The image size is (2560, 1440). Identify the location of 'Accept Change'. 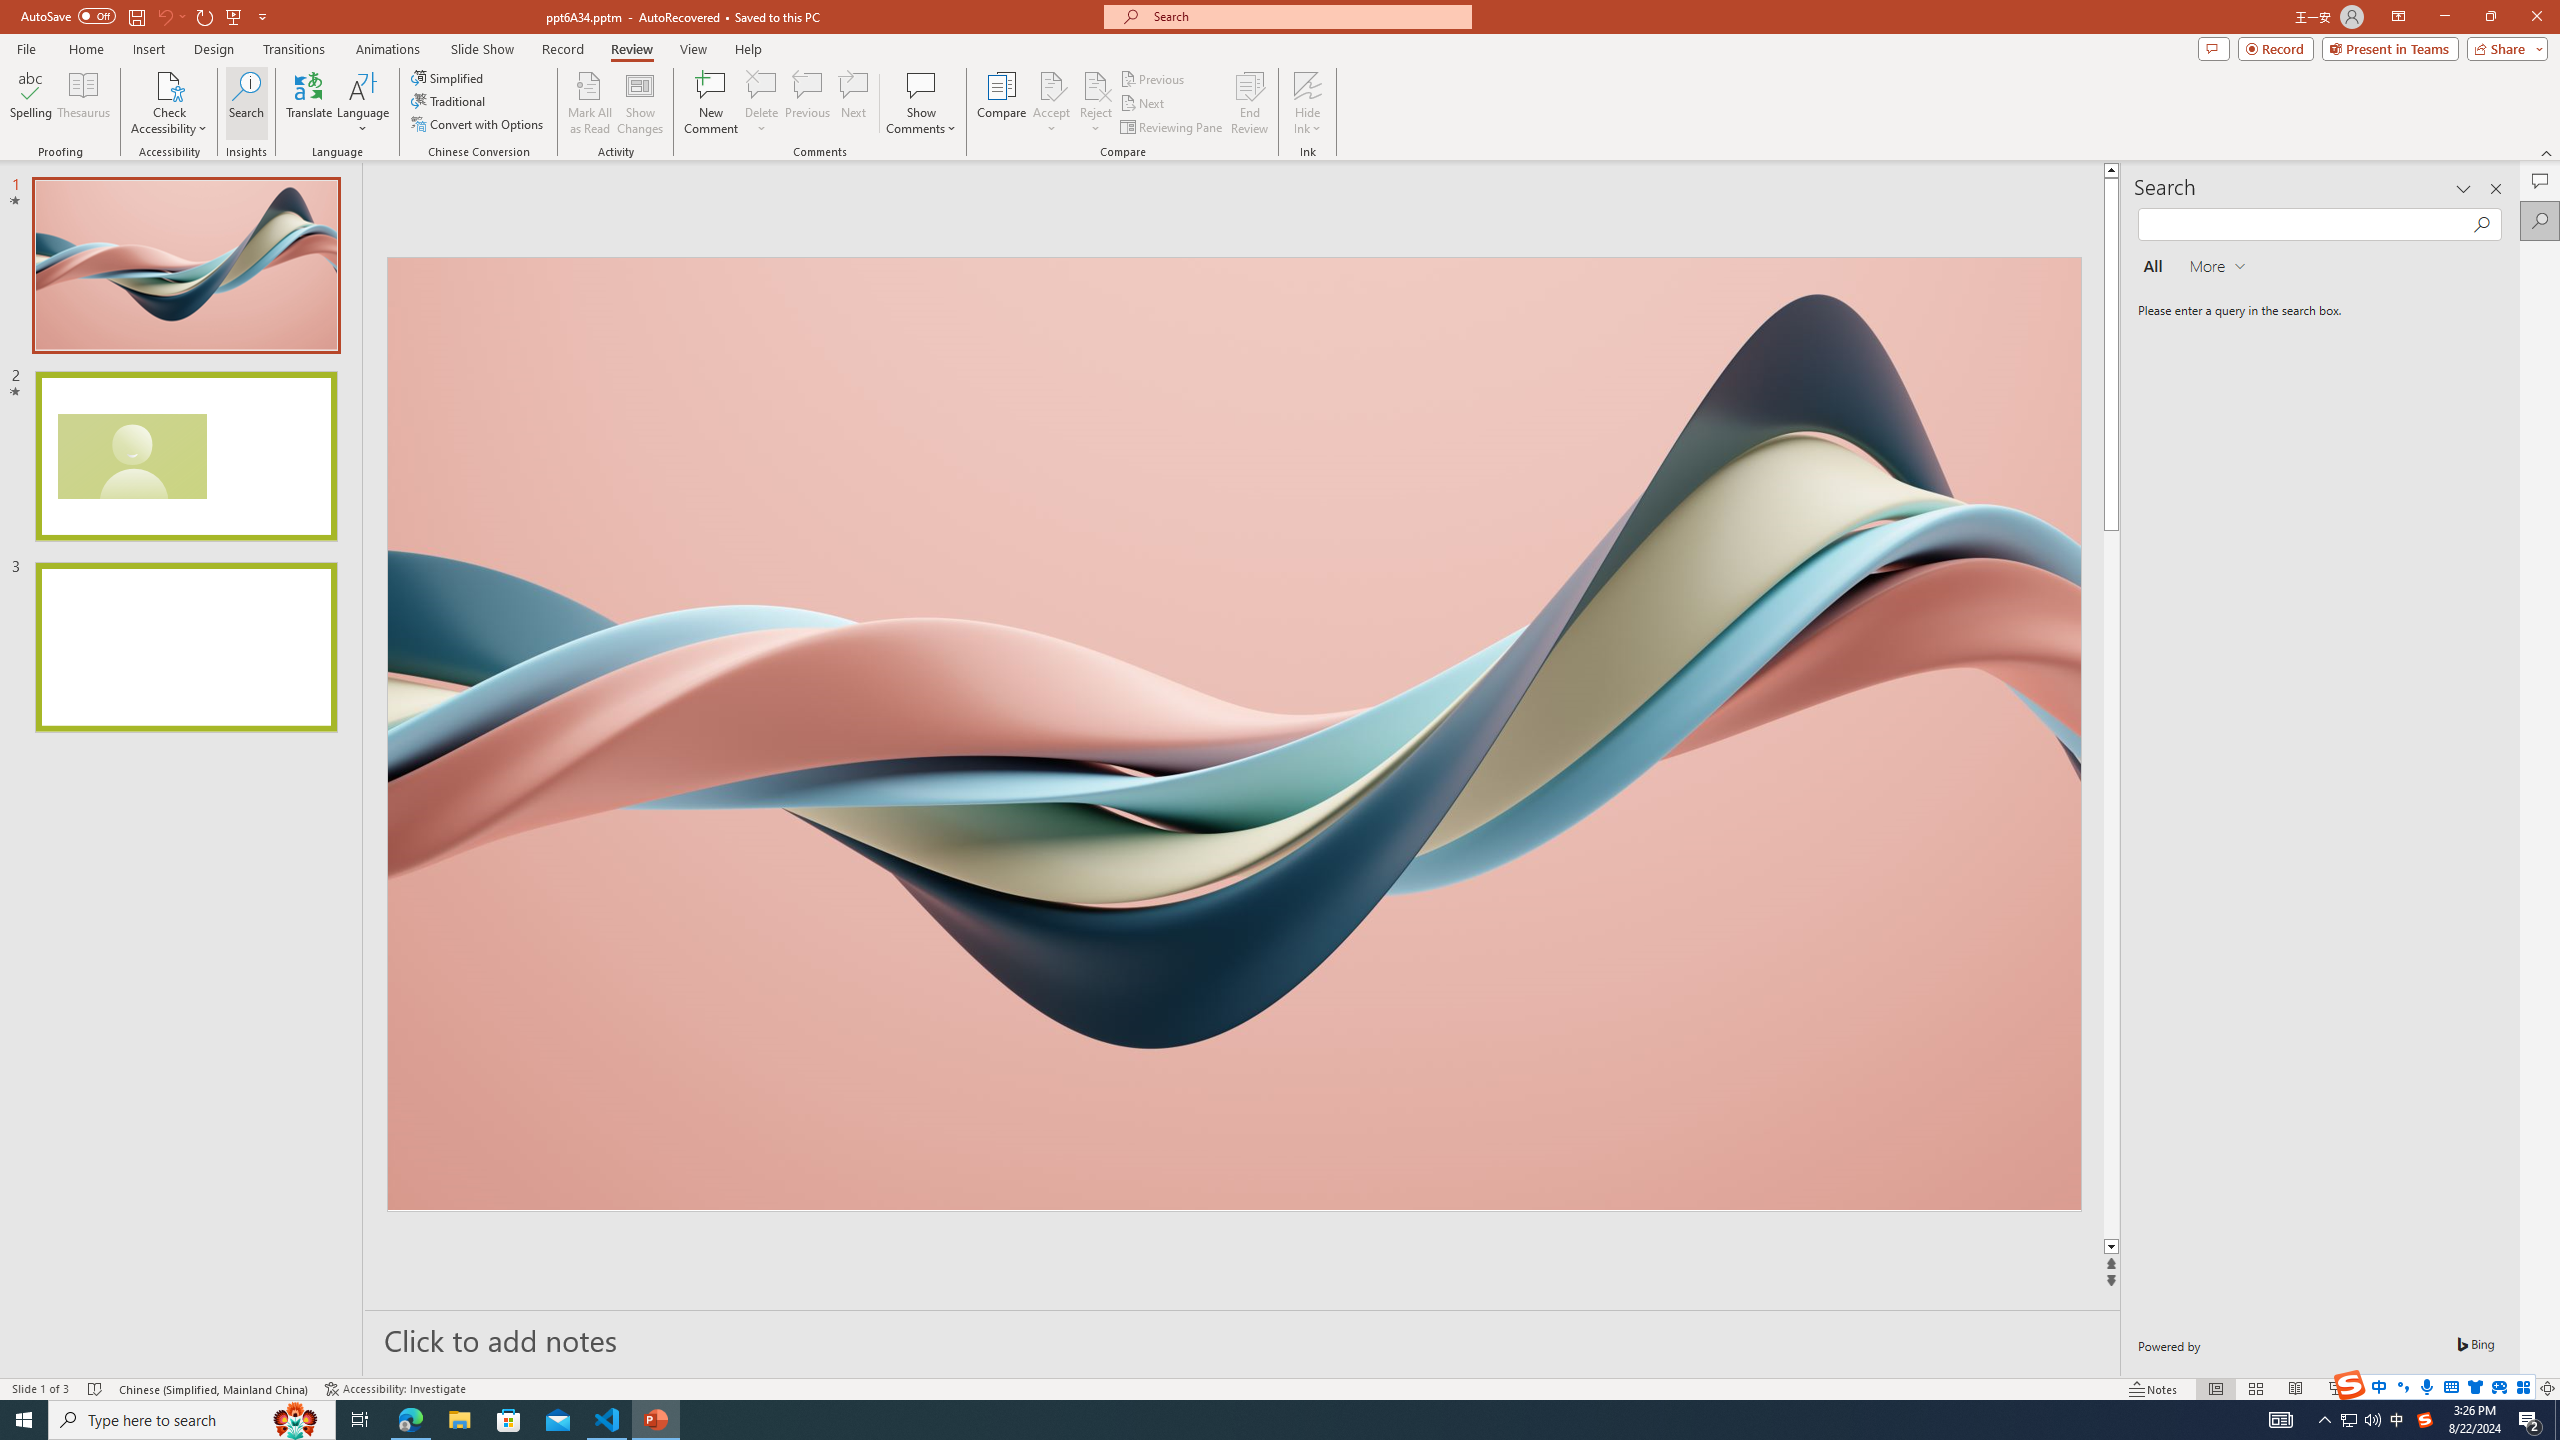
(1051, 84).